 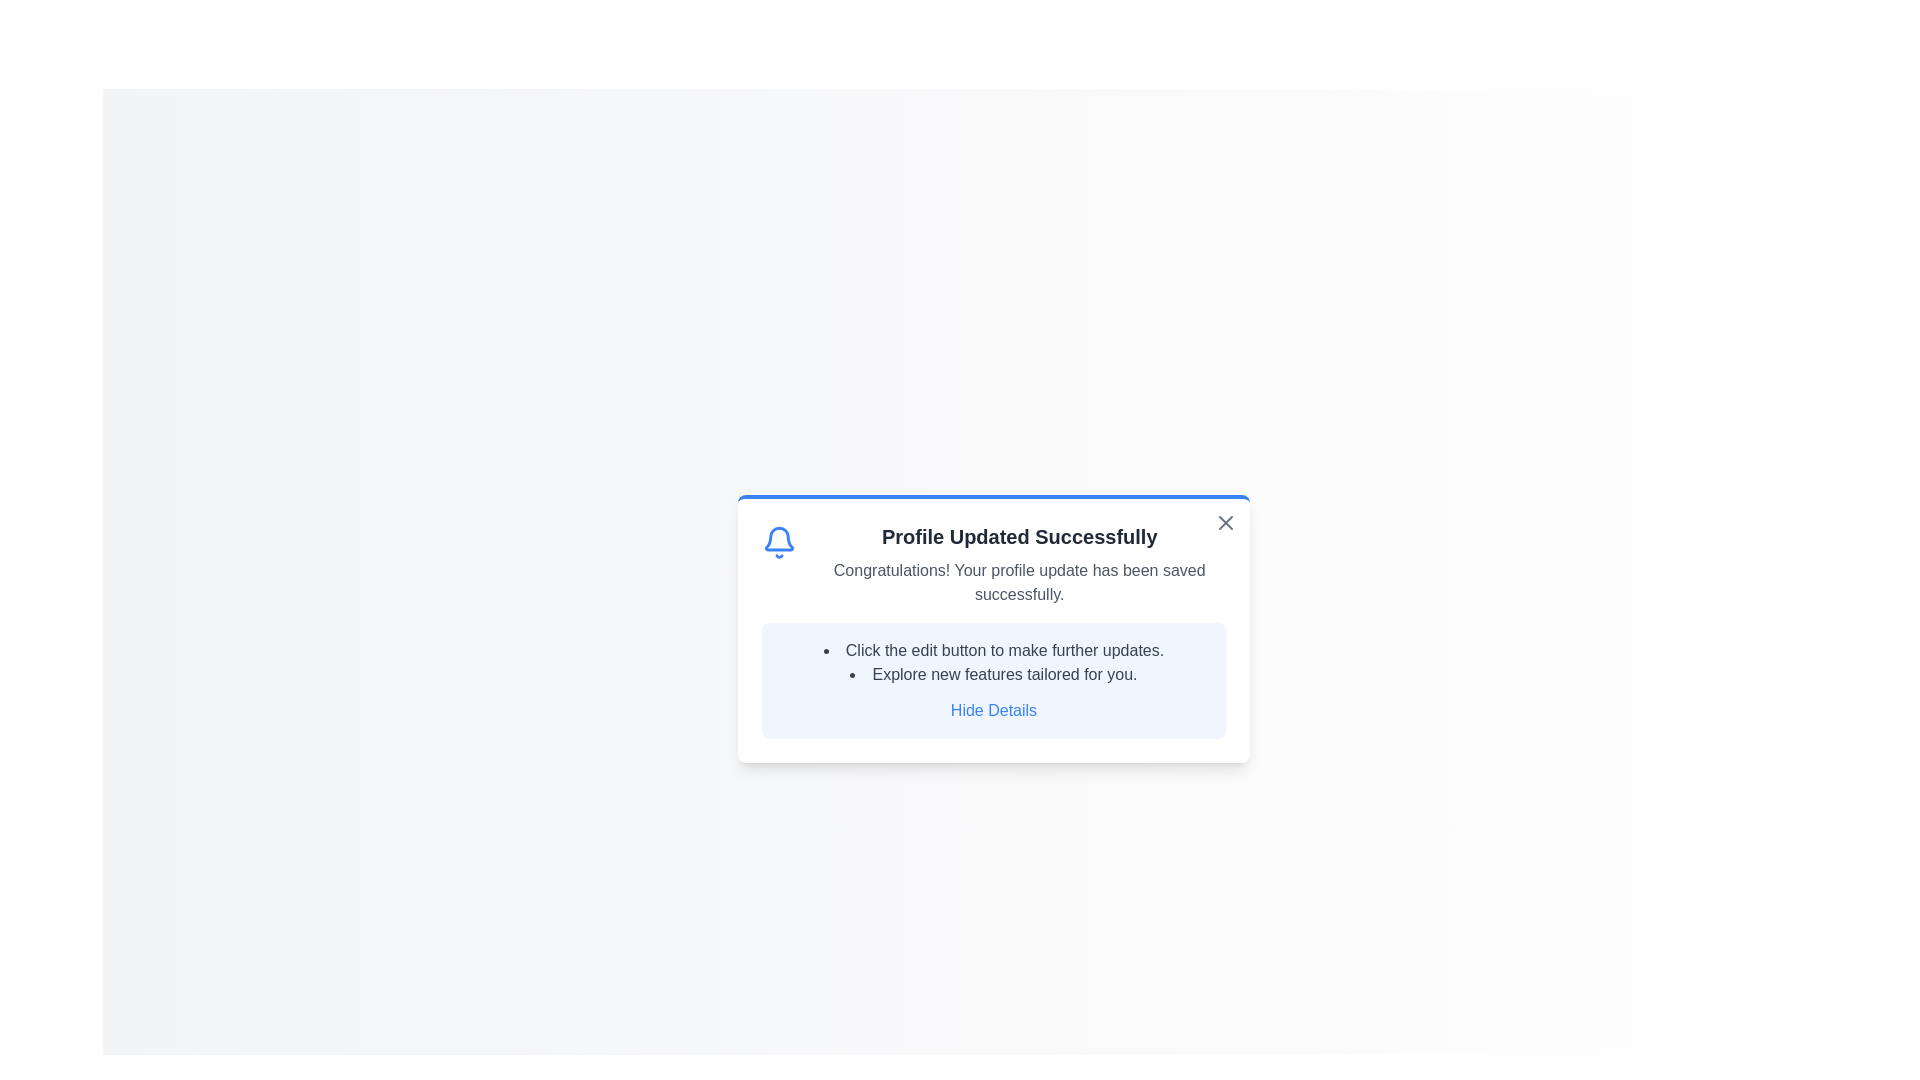 I want to click on the close button located at the top-right corner of the alert, so click(x=1224, y=522).